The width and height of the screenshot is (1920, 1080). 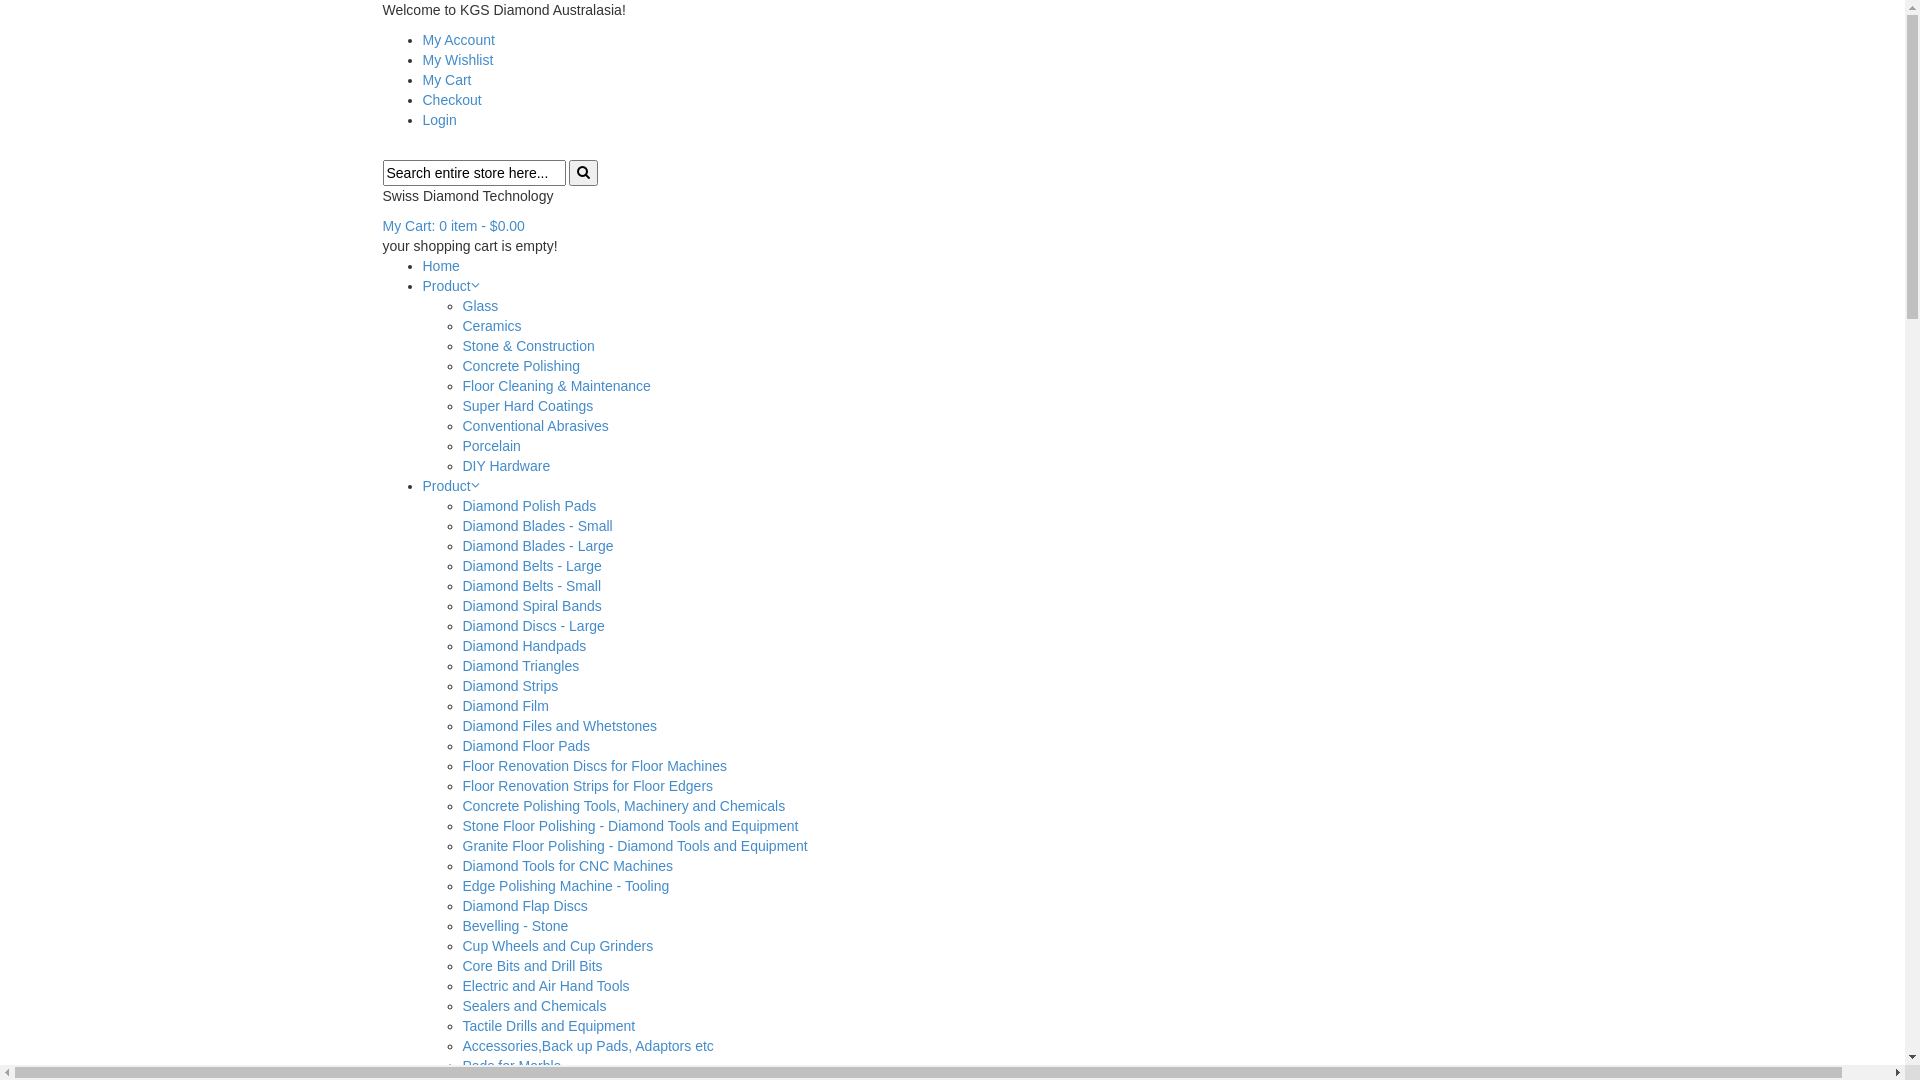 What do you see at coordinates (633, 845) in the screenshot?
I see `'Granite Floor Polishing - Diamond Tools and Equipment'` at bounding box center [633, 845].